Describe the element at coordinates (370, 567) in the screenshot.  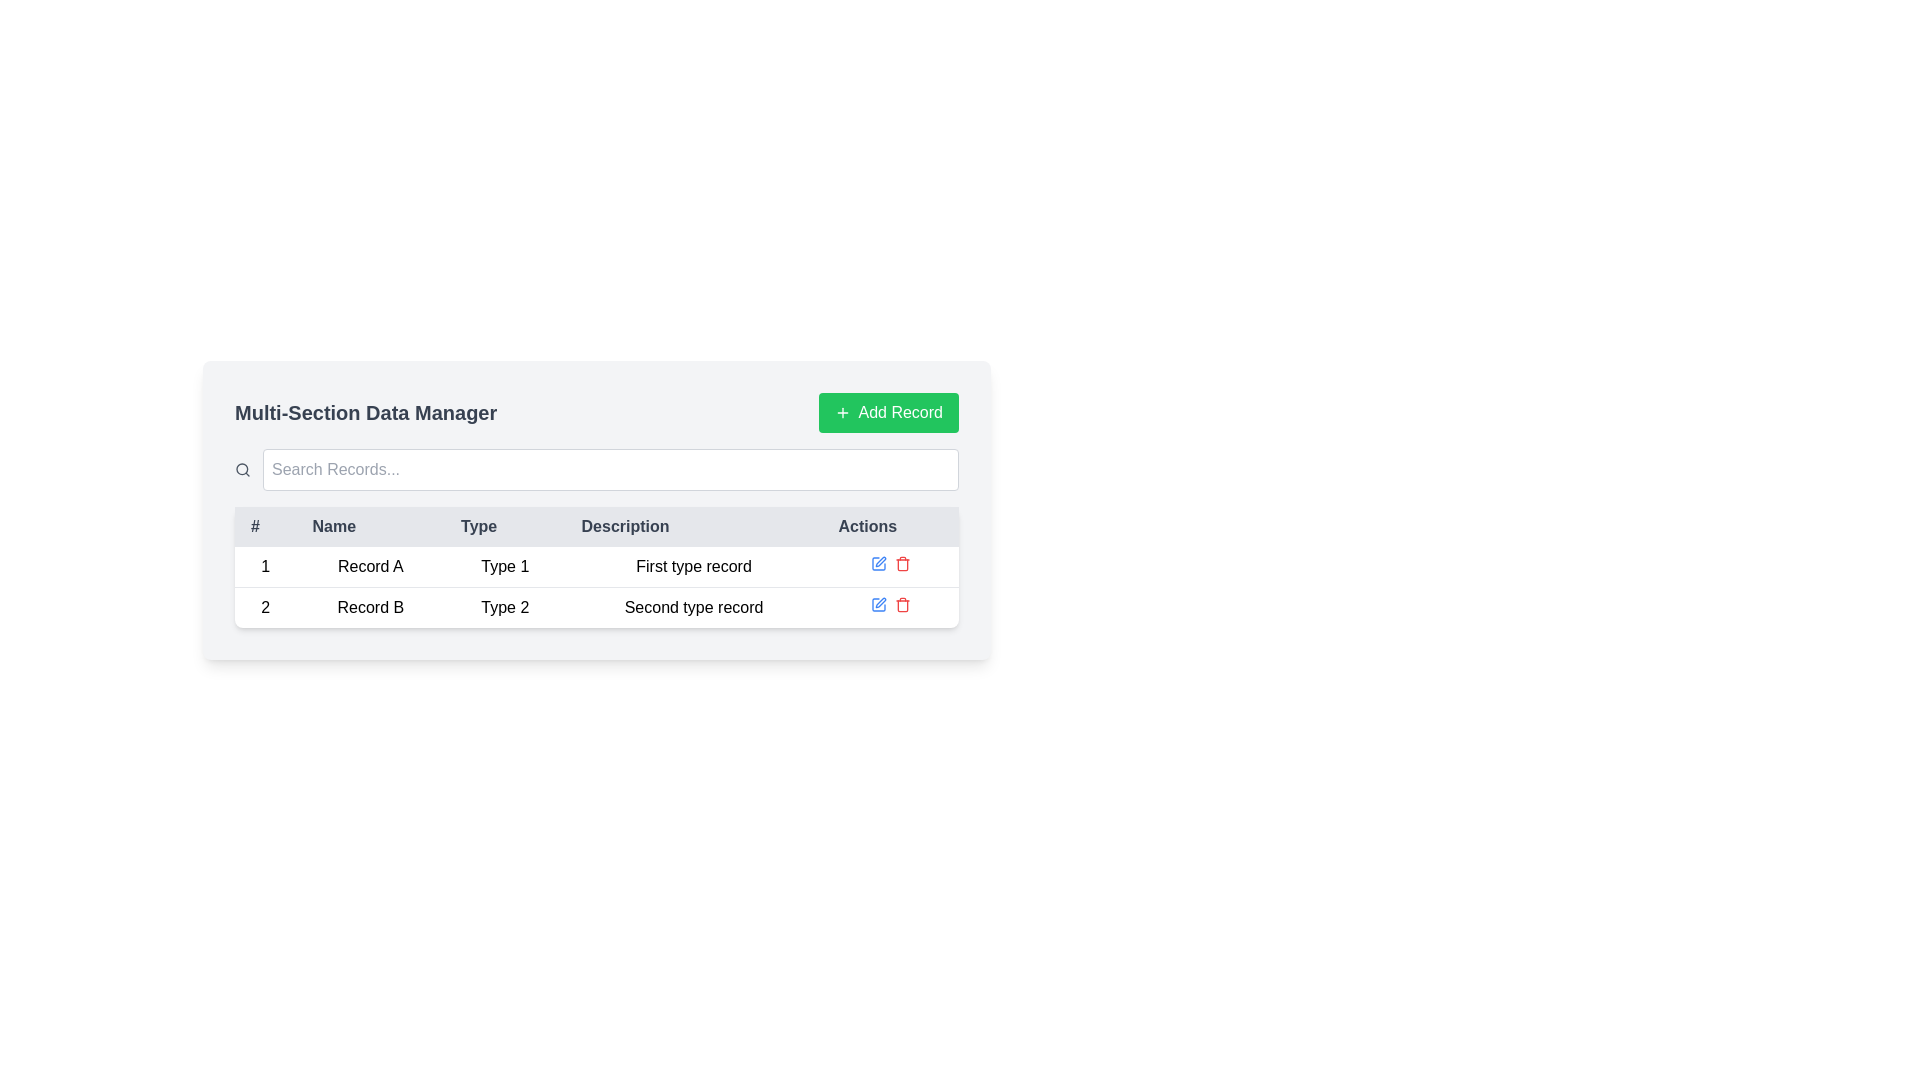
I see `the text label displaying 'Record A' in the second column of the first row under the 'Name' column` at that location.